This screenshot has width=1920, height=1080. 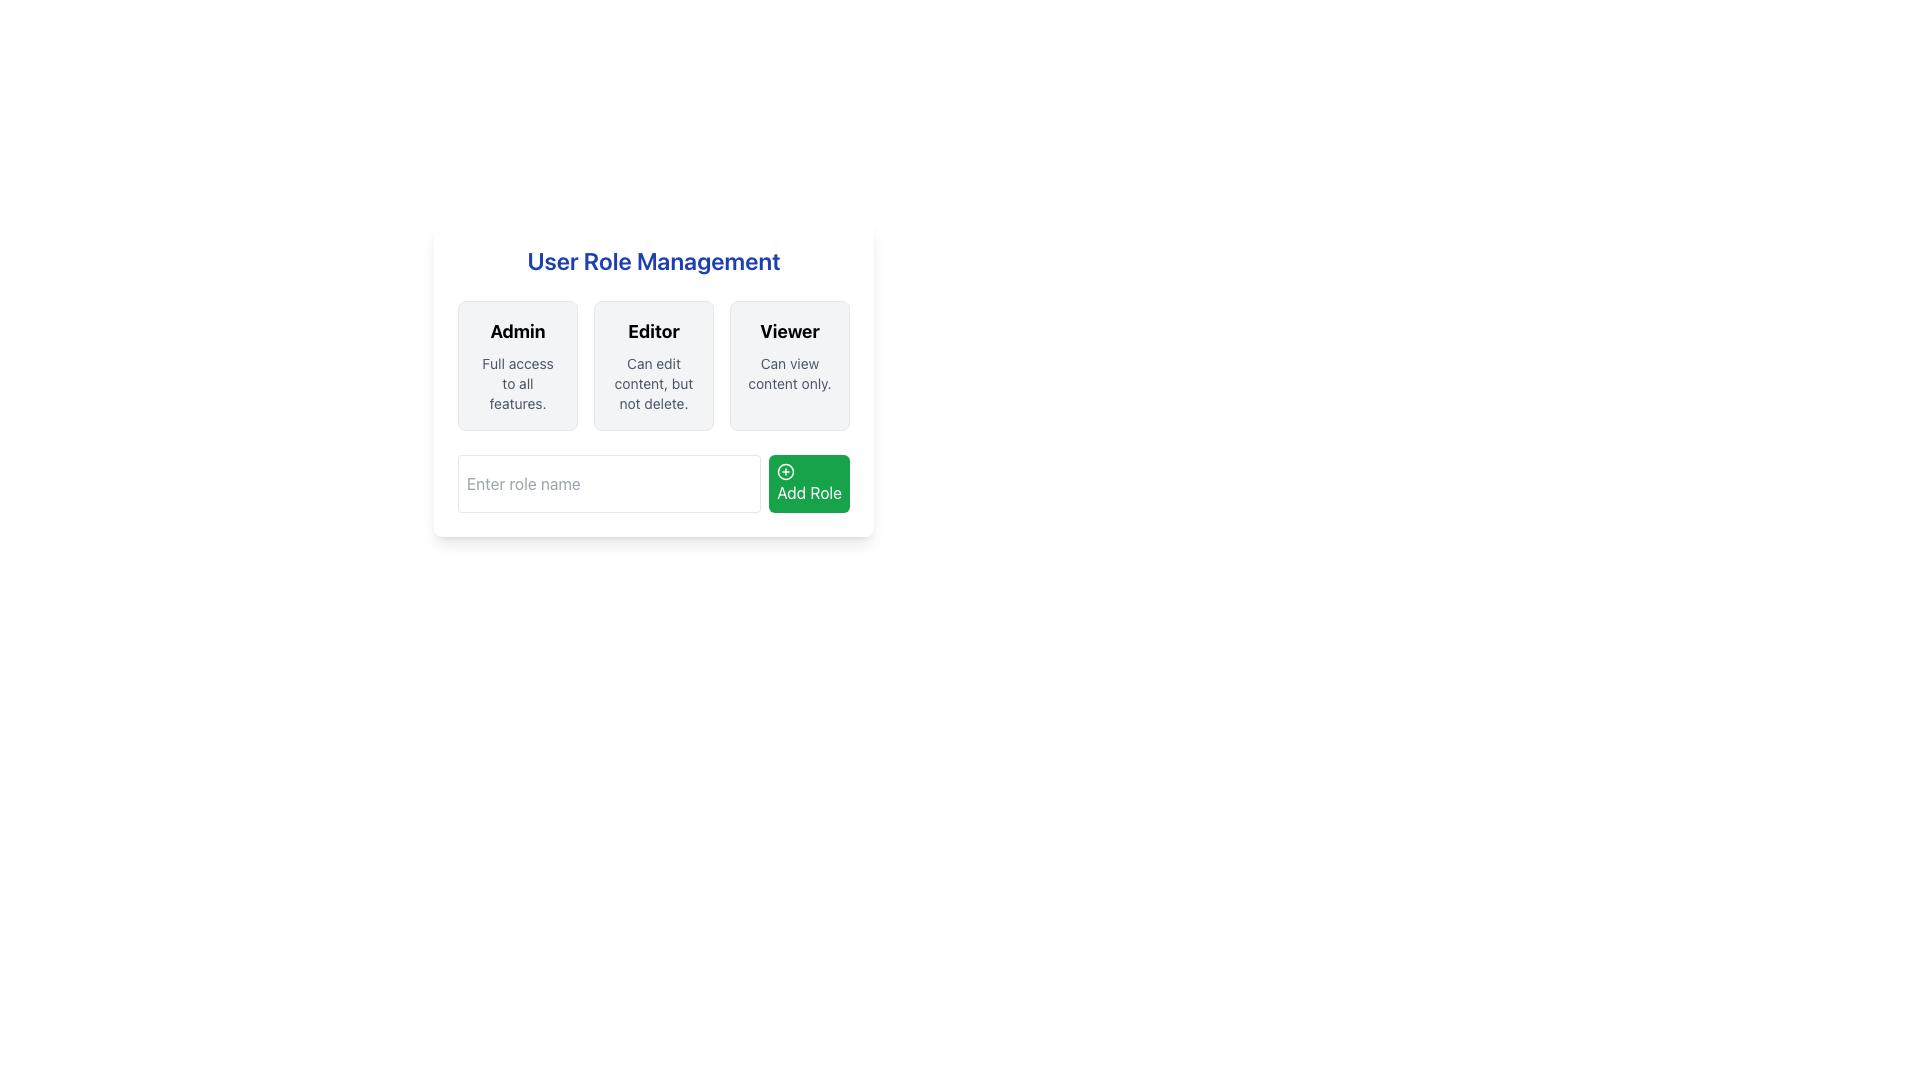 What do you see at coordinates (789, 374) in the screenshot?
I see `the Text Label that describes the 'Viewer' role, providing clarification on access permissions, positioned below the 'Viewer' text within the 'User Role Management' card` at bounding box center [789, 374].